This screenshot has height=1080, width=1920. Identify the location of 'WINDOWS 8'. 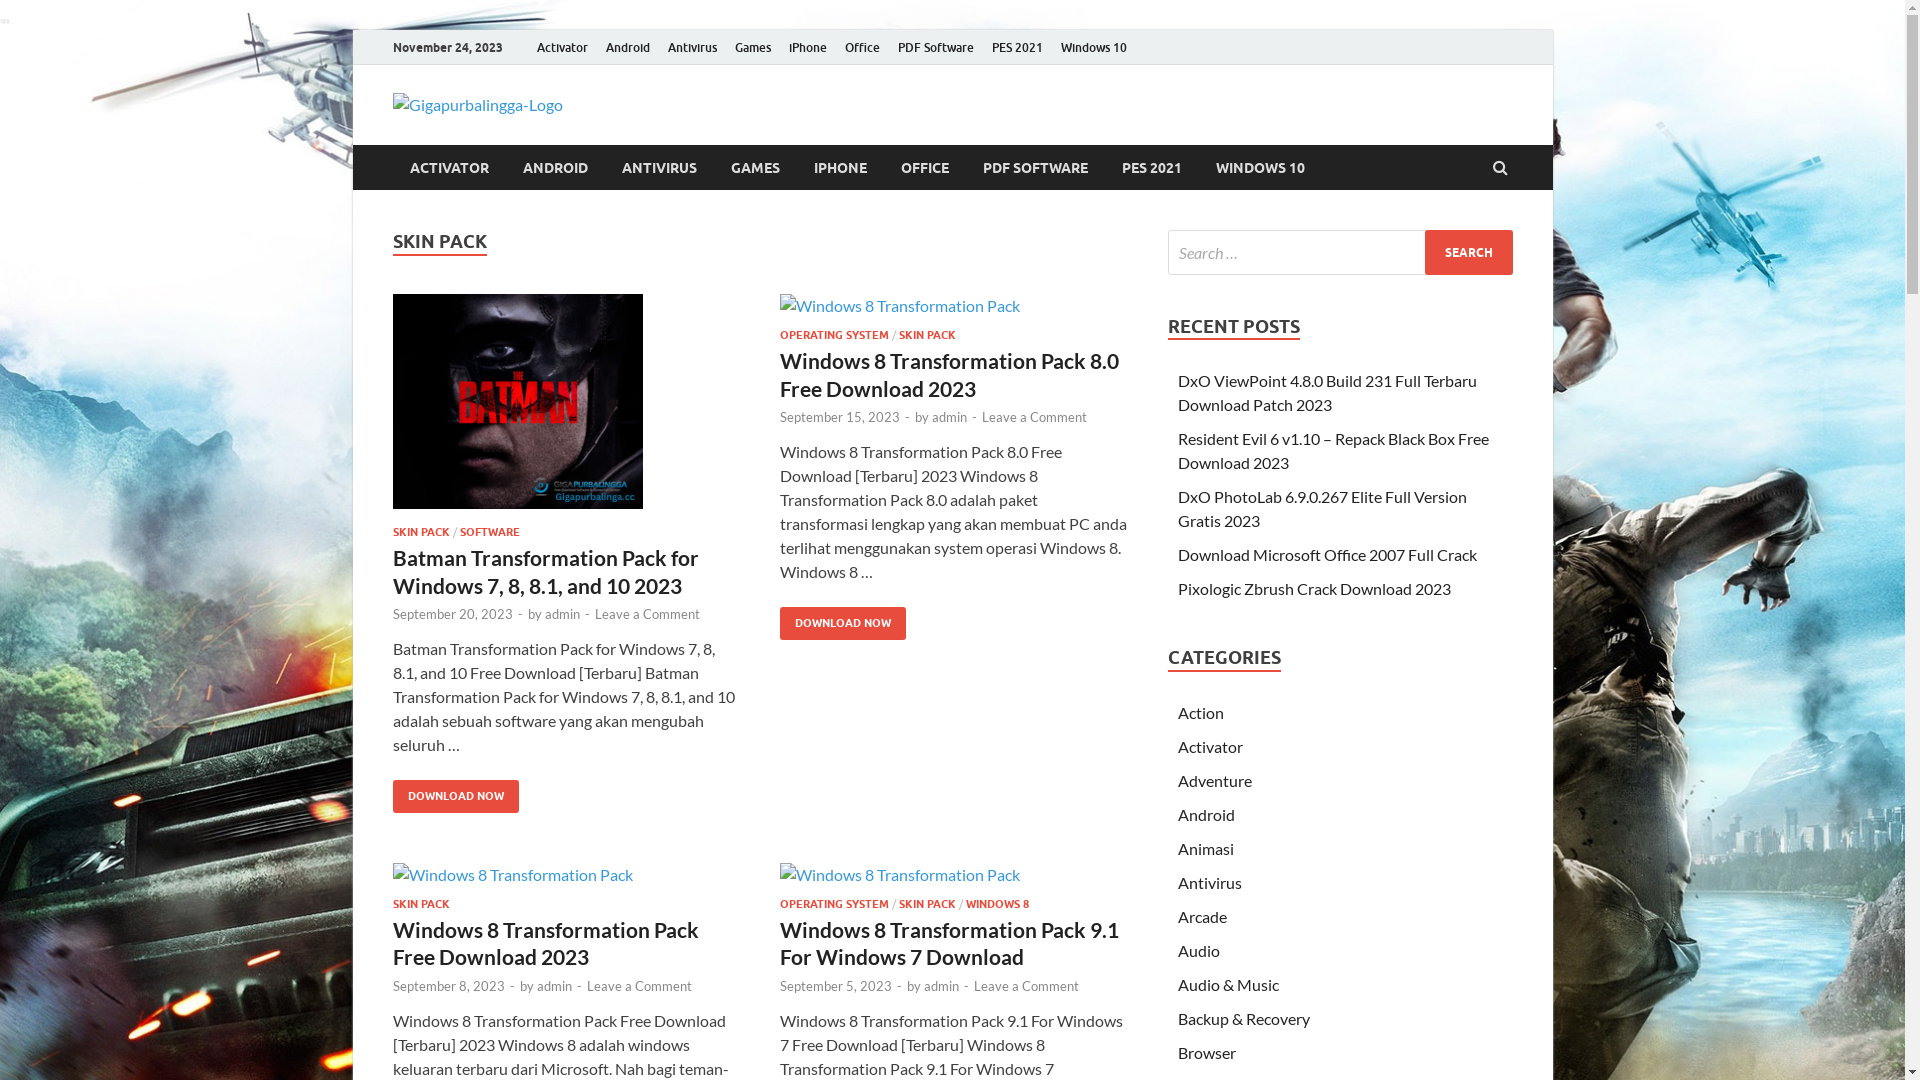
(997, 903).